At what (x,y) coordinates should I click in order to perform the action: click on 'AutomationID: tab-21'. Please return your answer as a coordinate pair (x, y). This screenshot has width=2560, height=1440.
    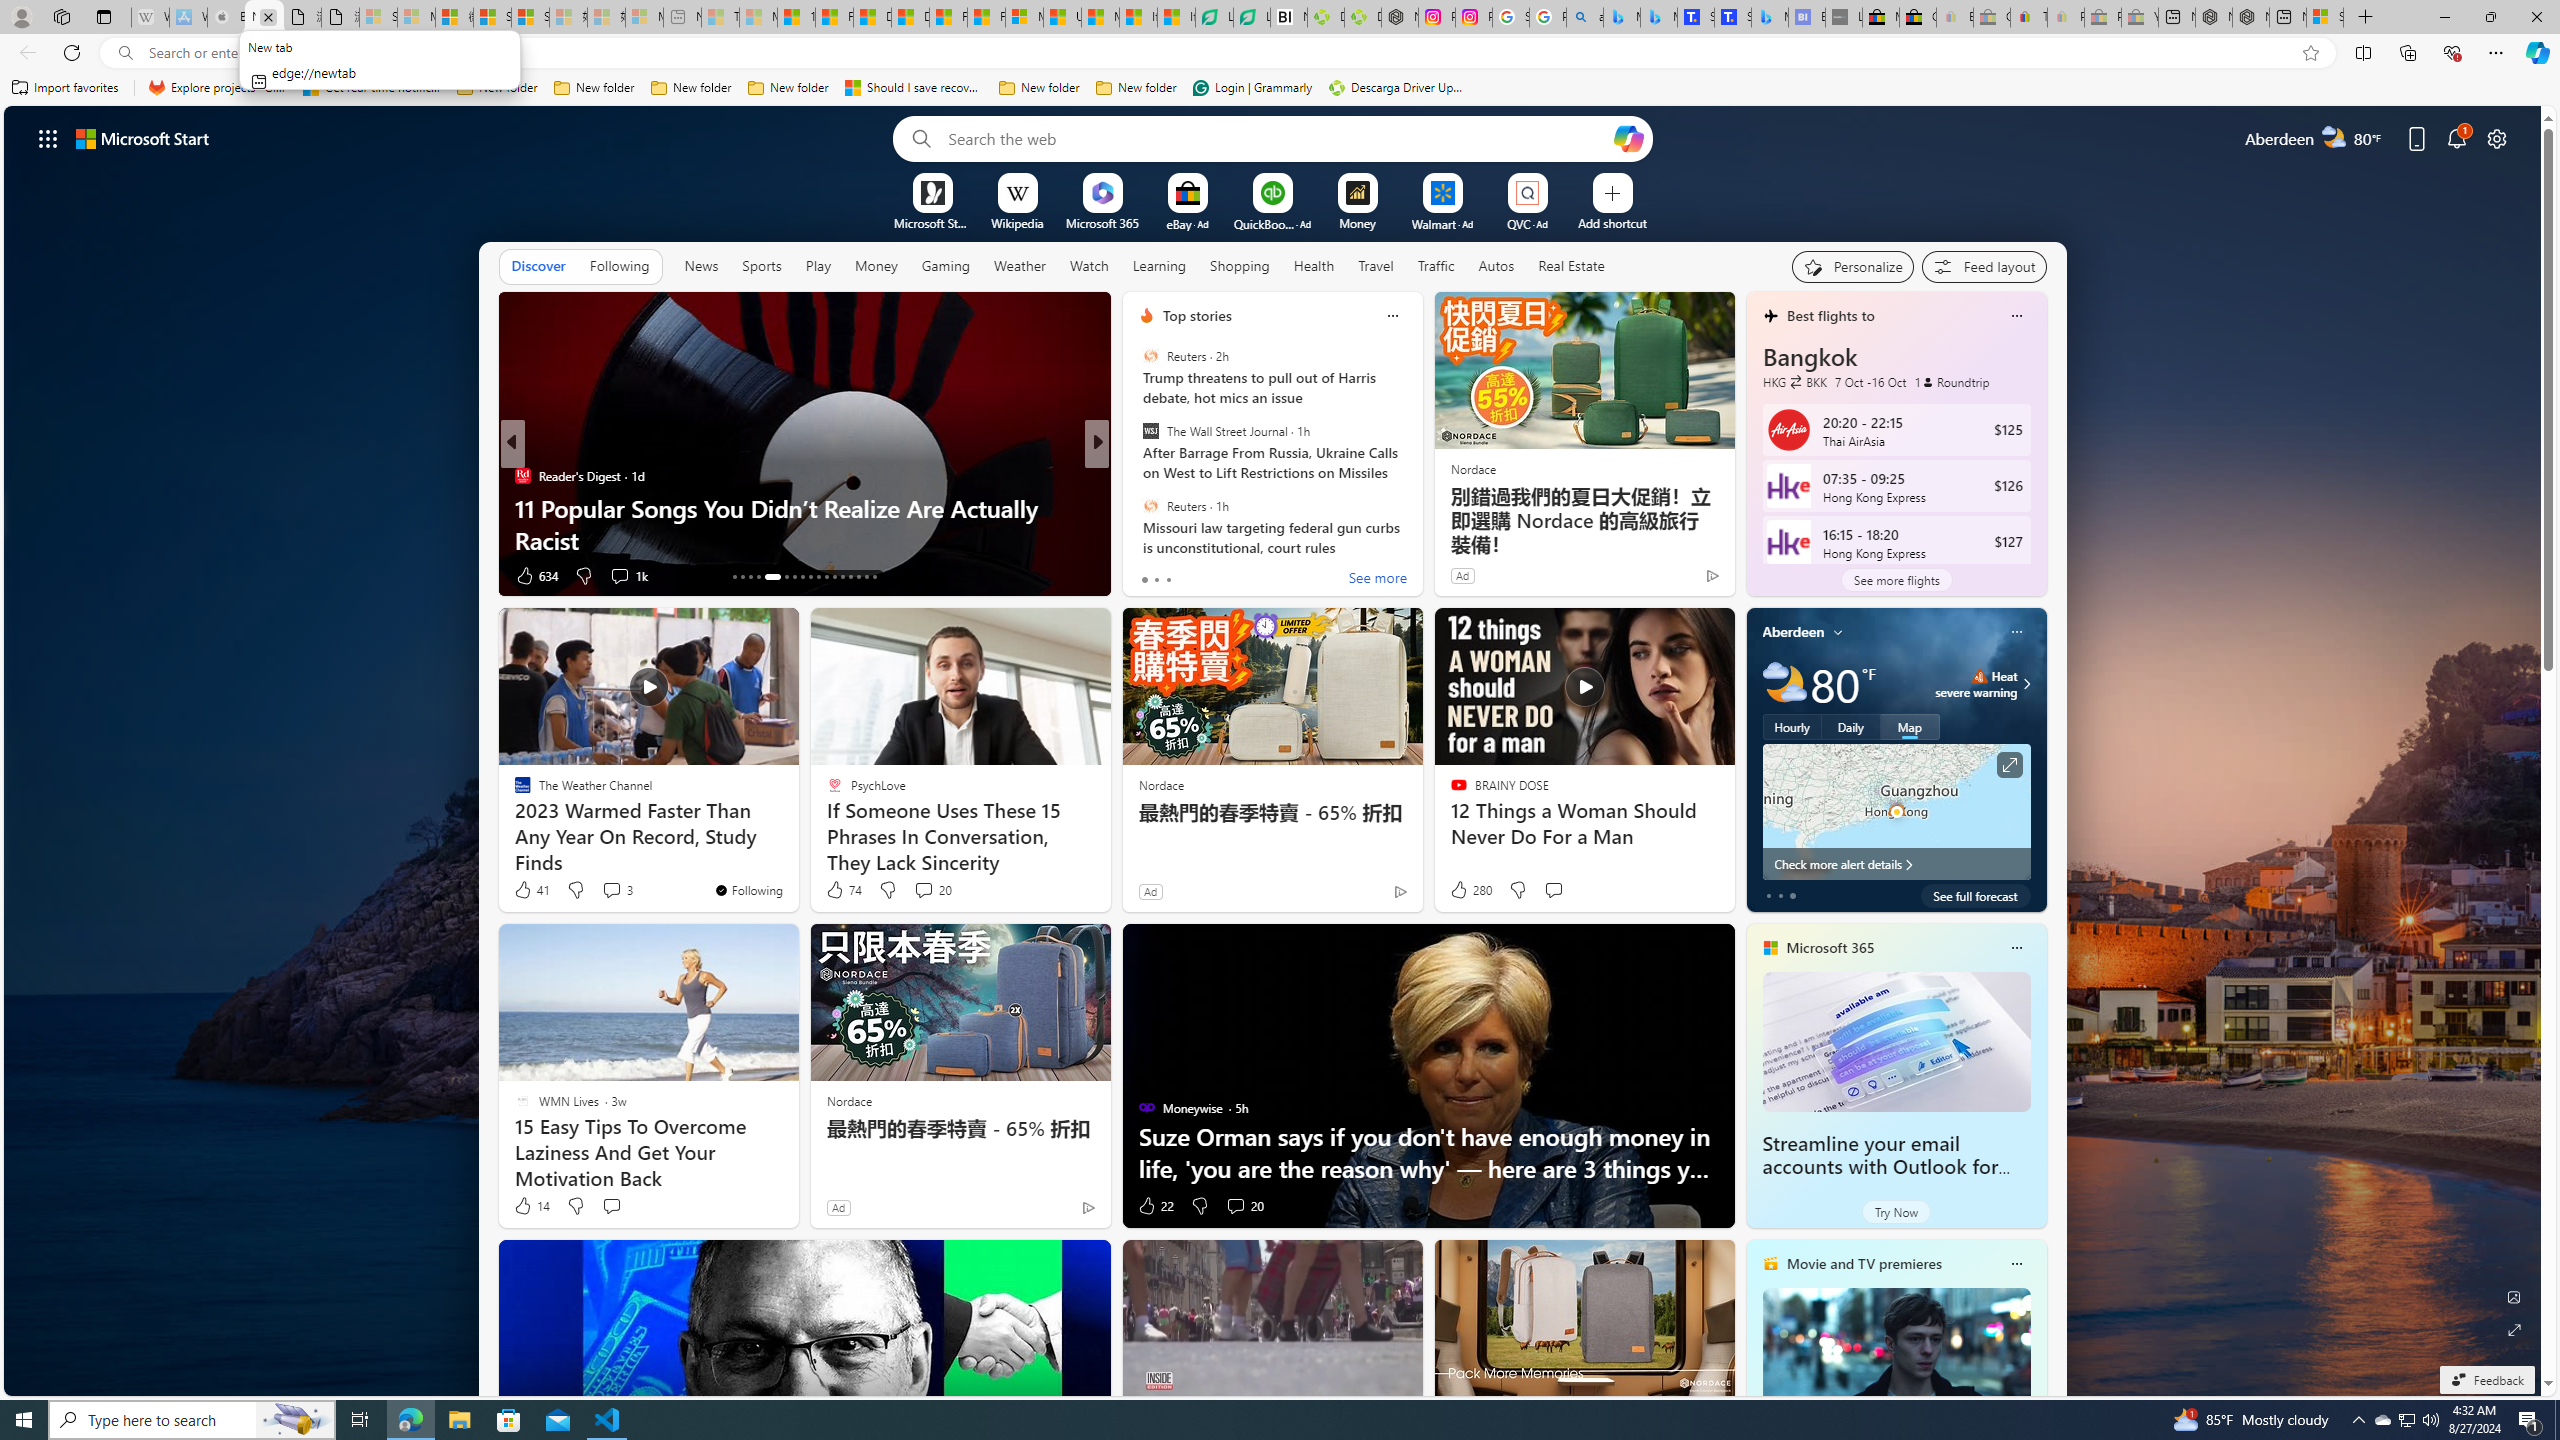
    Looking at the image, I should click on (810, 577).